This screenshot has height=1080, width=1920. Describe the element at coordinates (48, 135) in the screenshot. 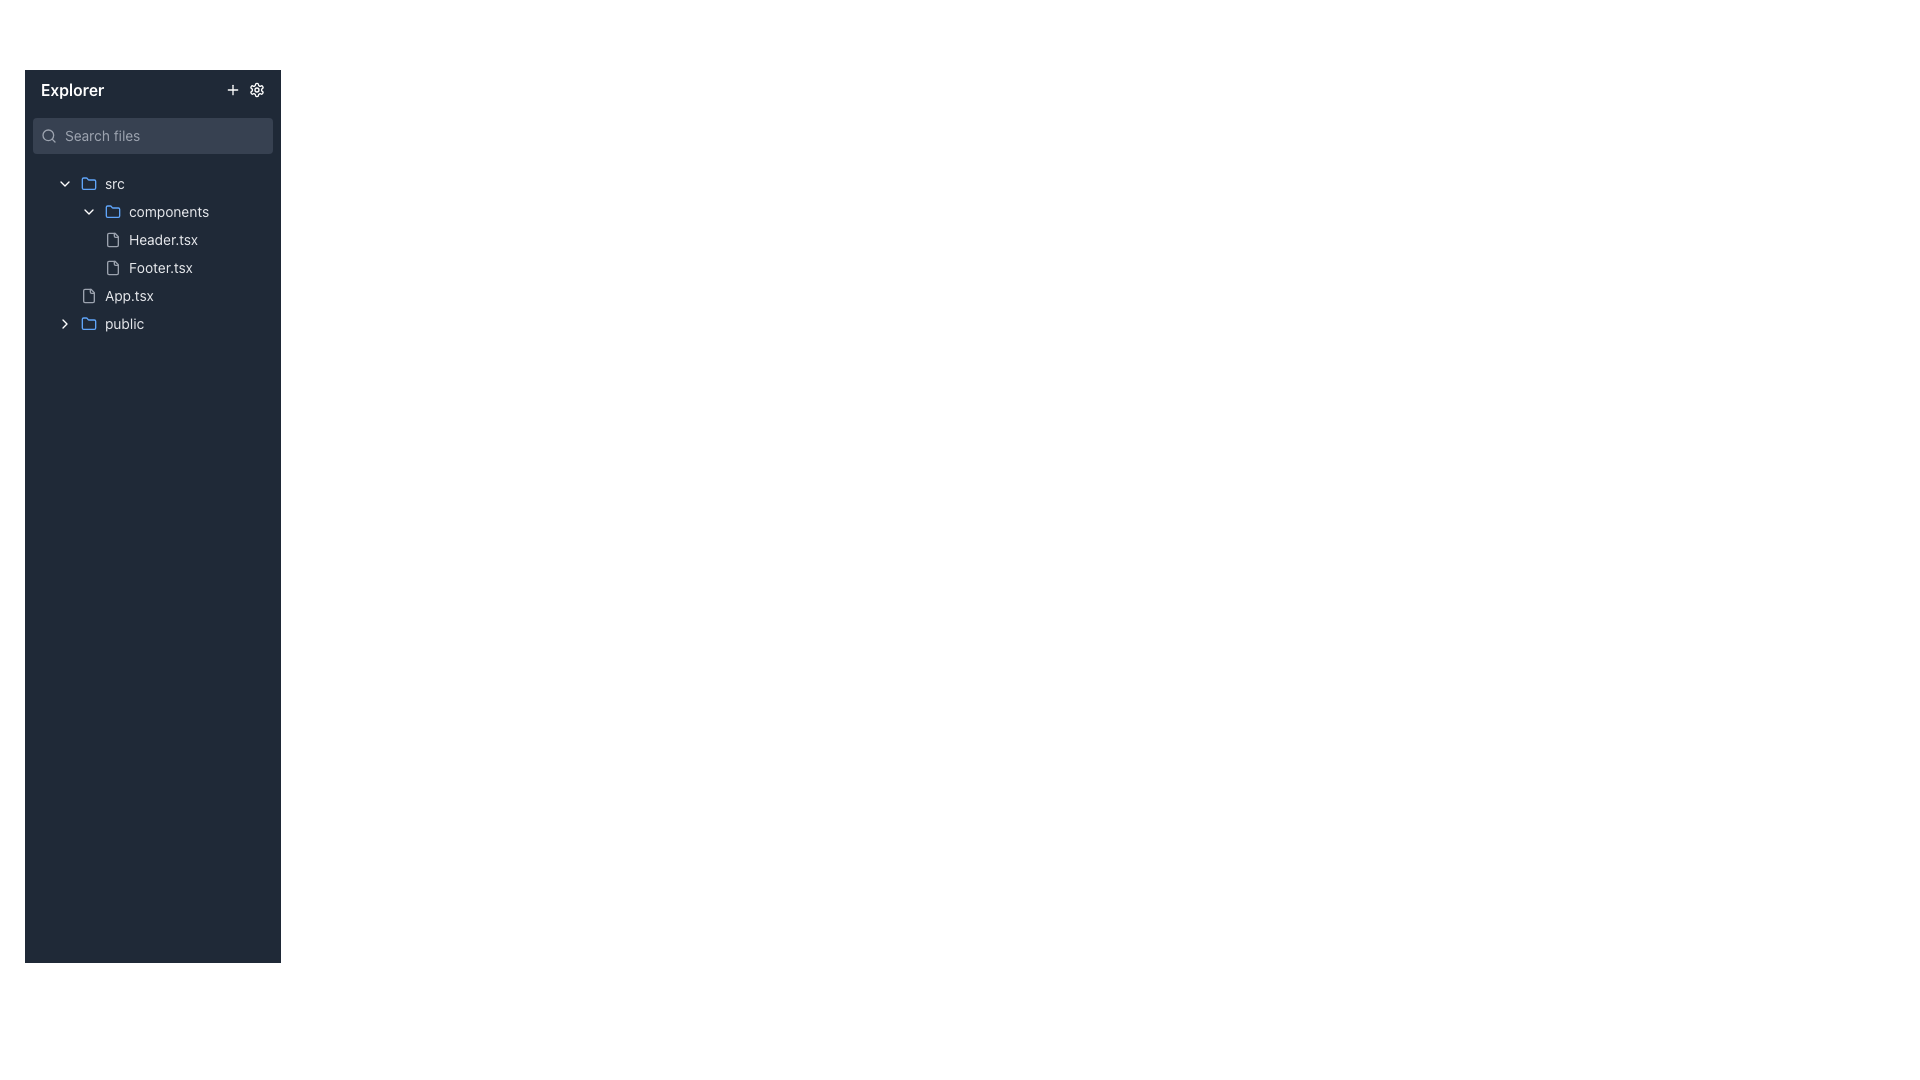

I see `the circle graphic element within the search icon located in the top-left corner of the Explorer sidebar` at that location.